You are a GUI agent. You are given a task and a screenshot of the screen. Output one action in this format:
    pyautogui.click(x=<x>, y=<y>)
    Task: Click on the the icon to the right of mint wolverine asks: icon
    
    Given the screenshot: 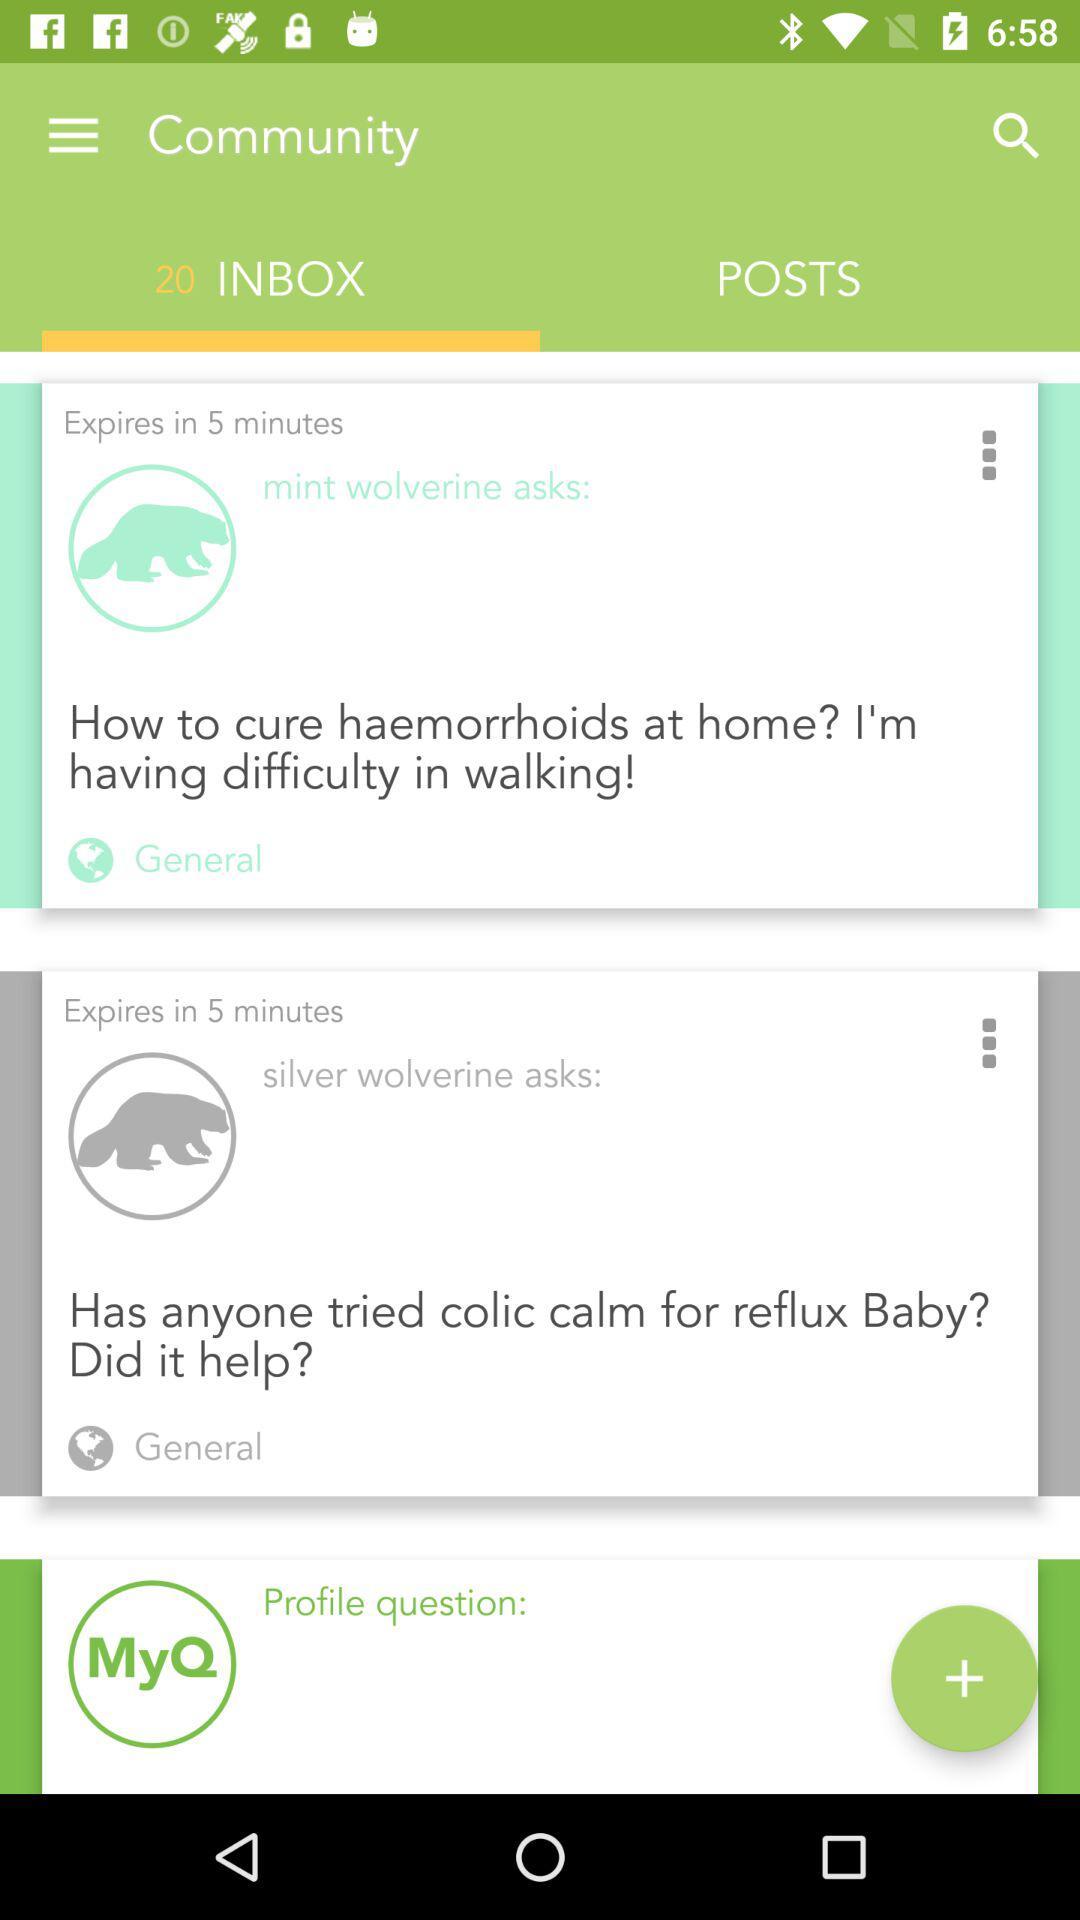 What is the action you would take?
    pyautogui.click(x=988, y=456)
    